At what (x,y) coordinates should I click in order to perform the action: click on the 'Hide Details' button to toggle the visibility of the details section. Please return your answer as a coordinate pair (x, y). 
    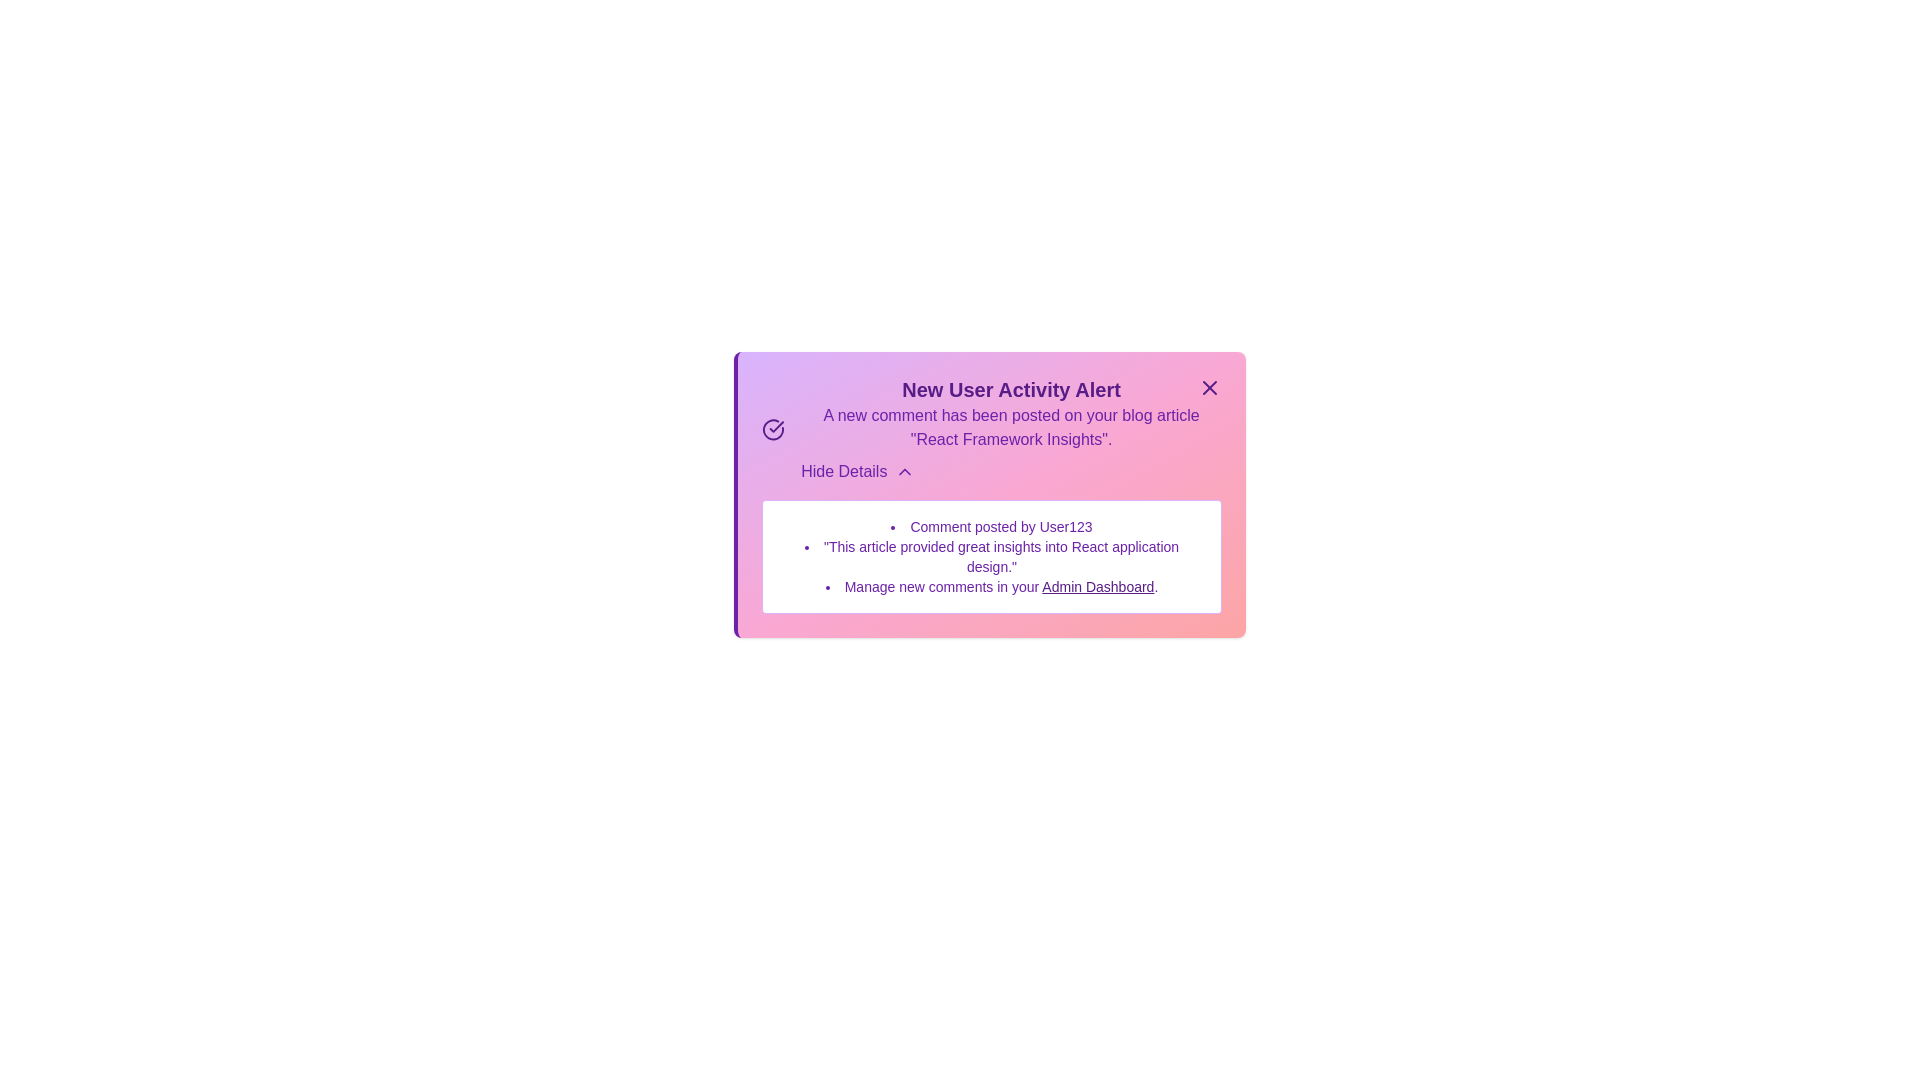
    Looking at the image, I should click on (858, 471).